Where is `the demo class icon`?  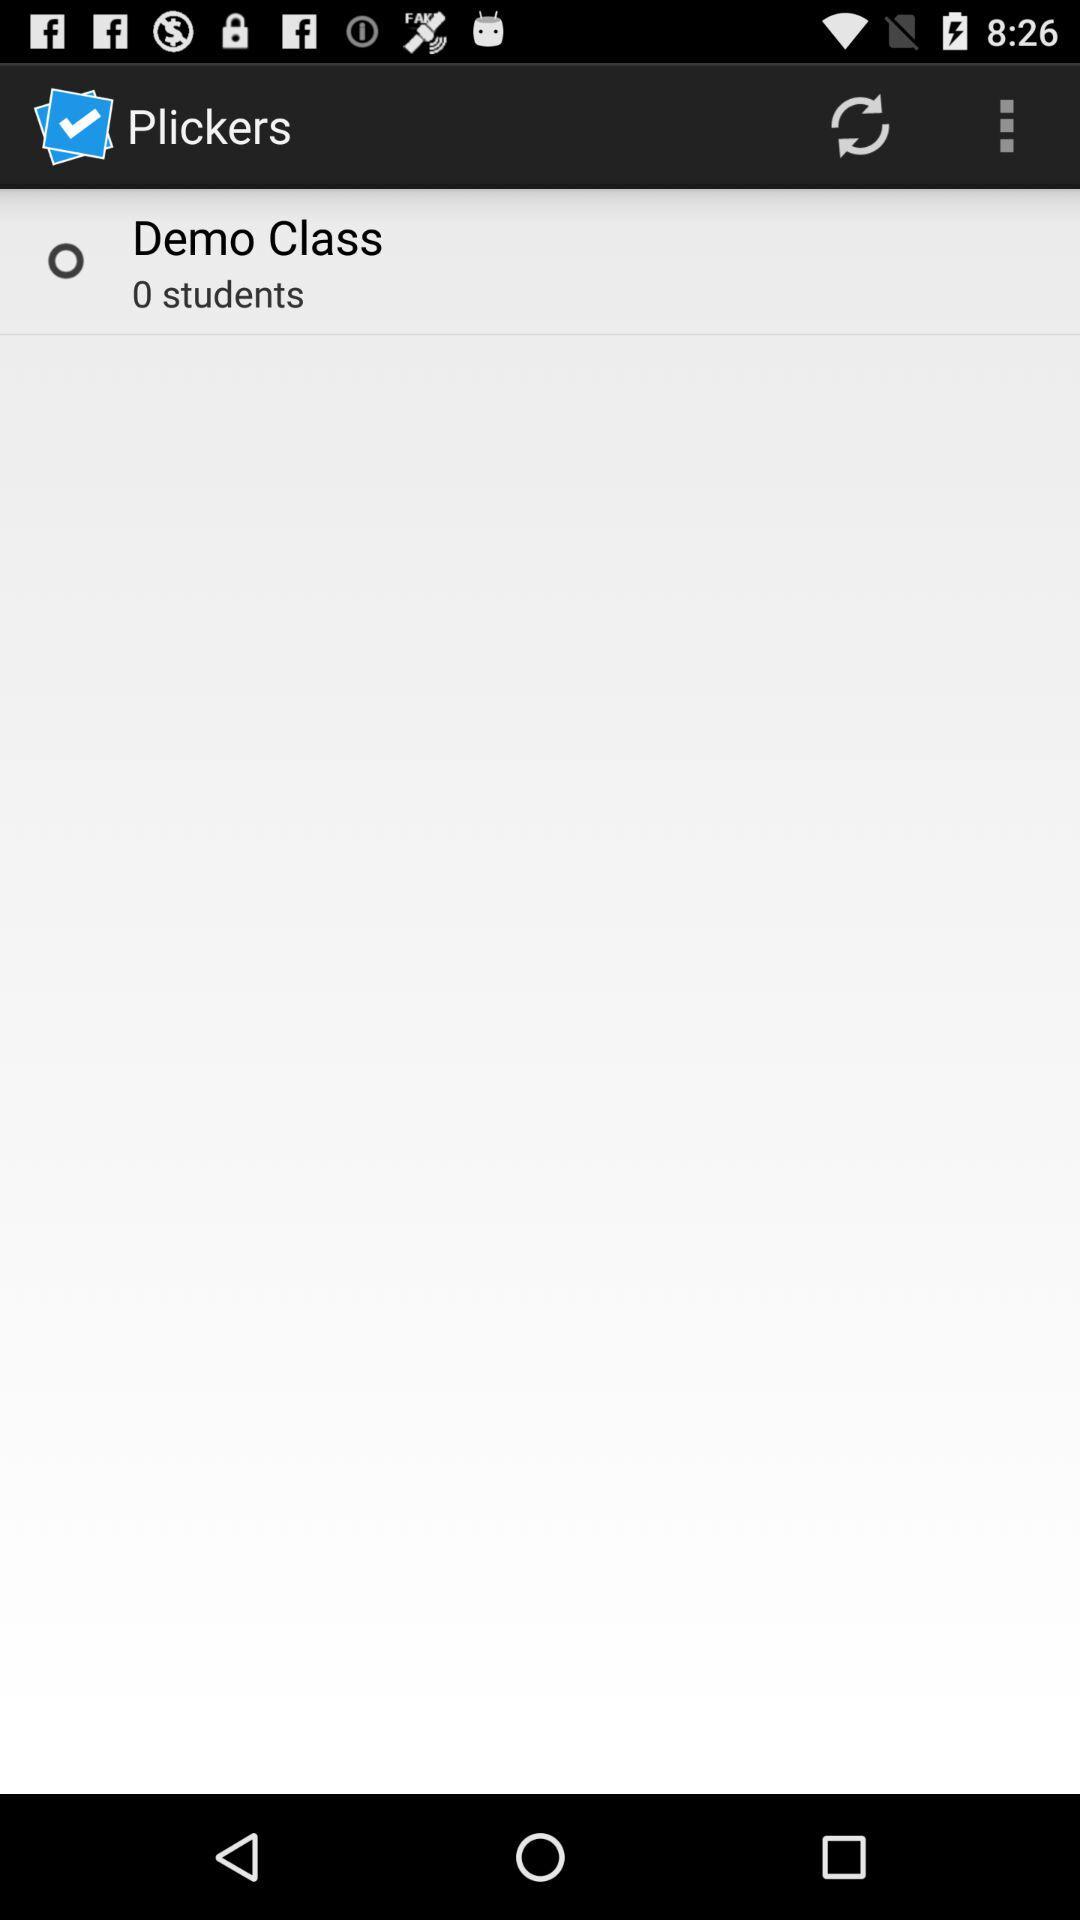
the demo class icon is located at coordinates (256, 236).